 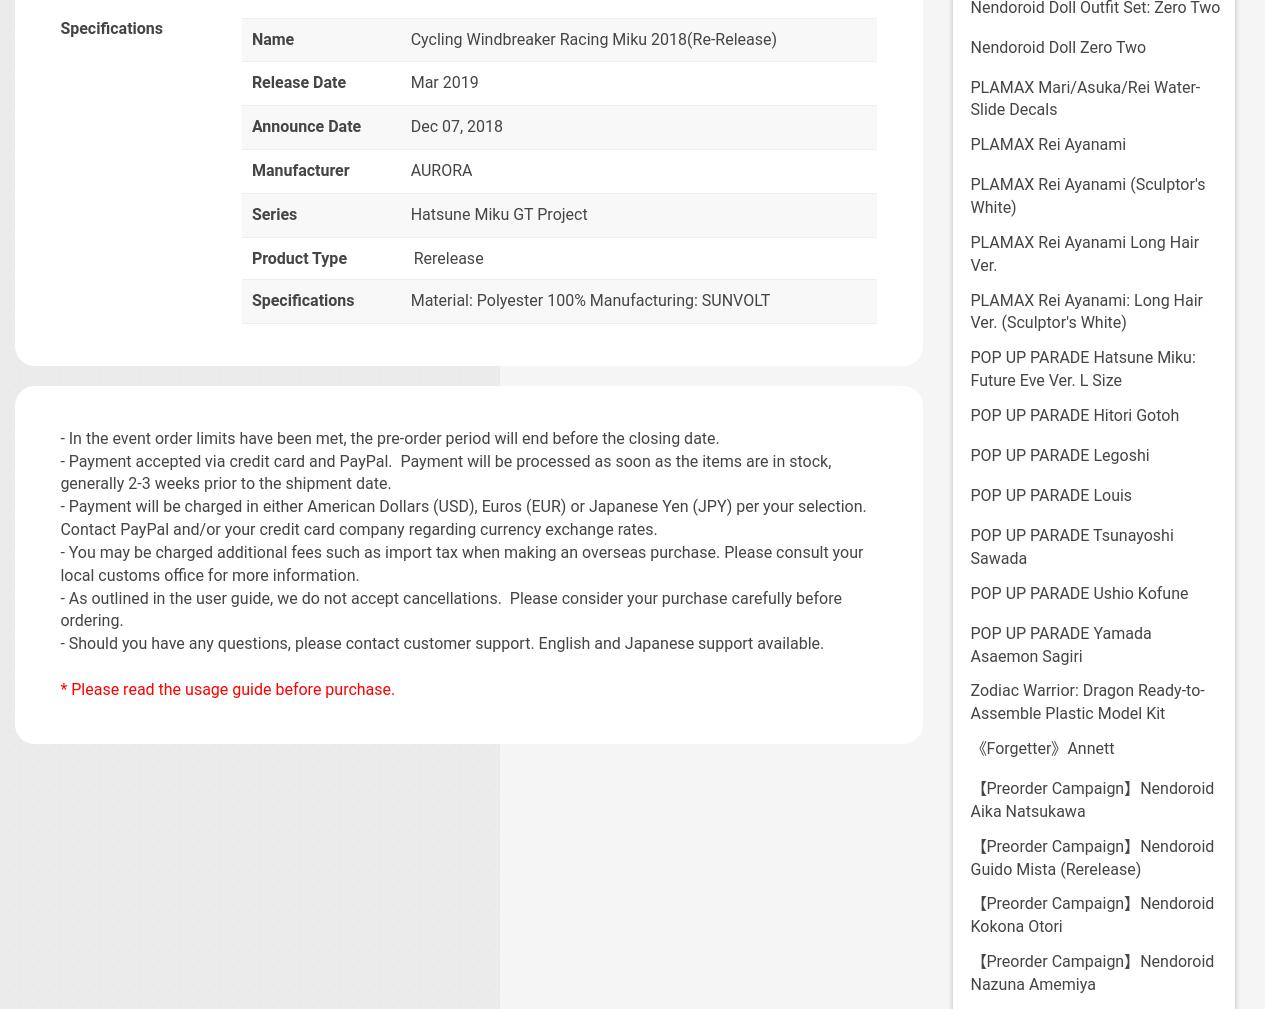 What do you see at coordinates (299, 169) in the screenshot?
I see `'Manufacturer'` at bounding box center [299, 169].